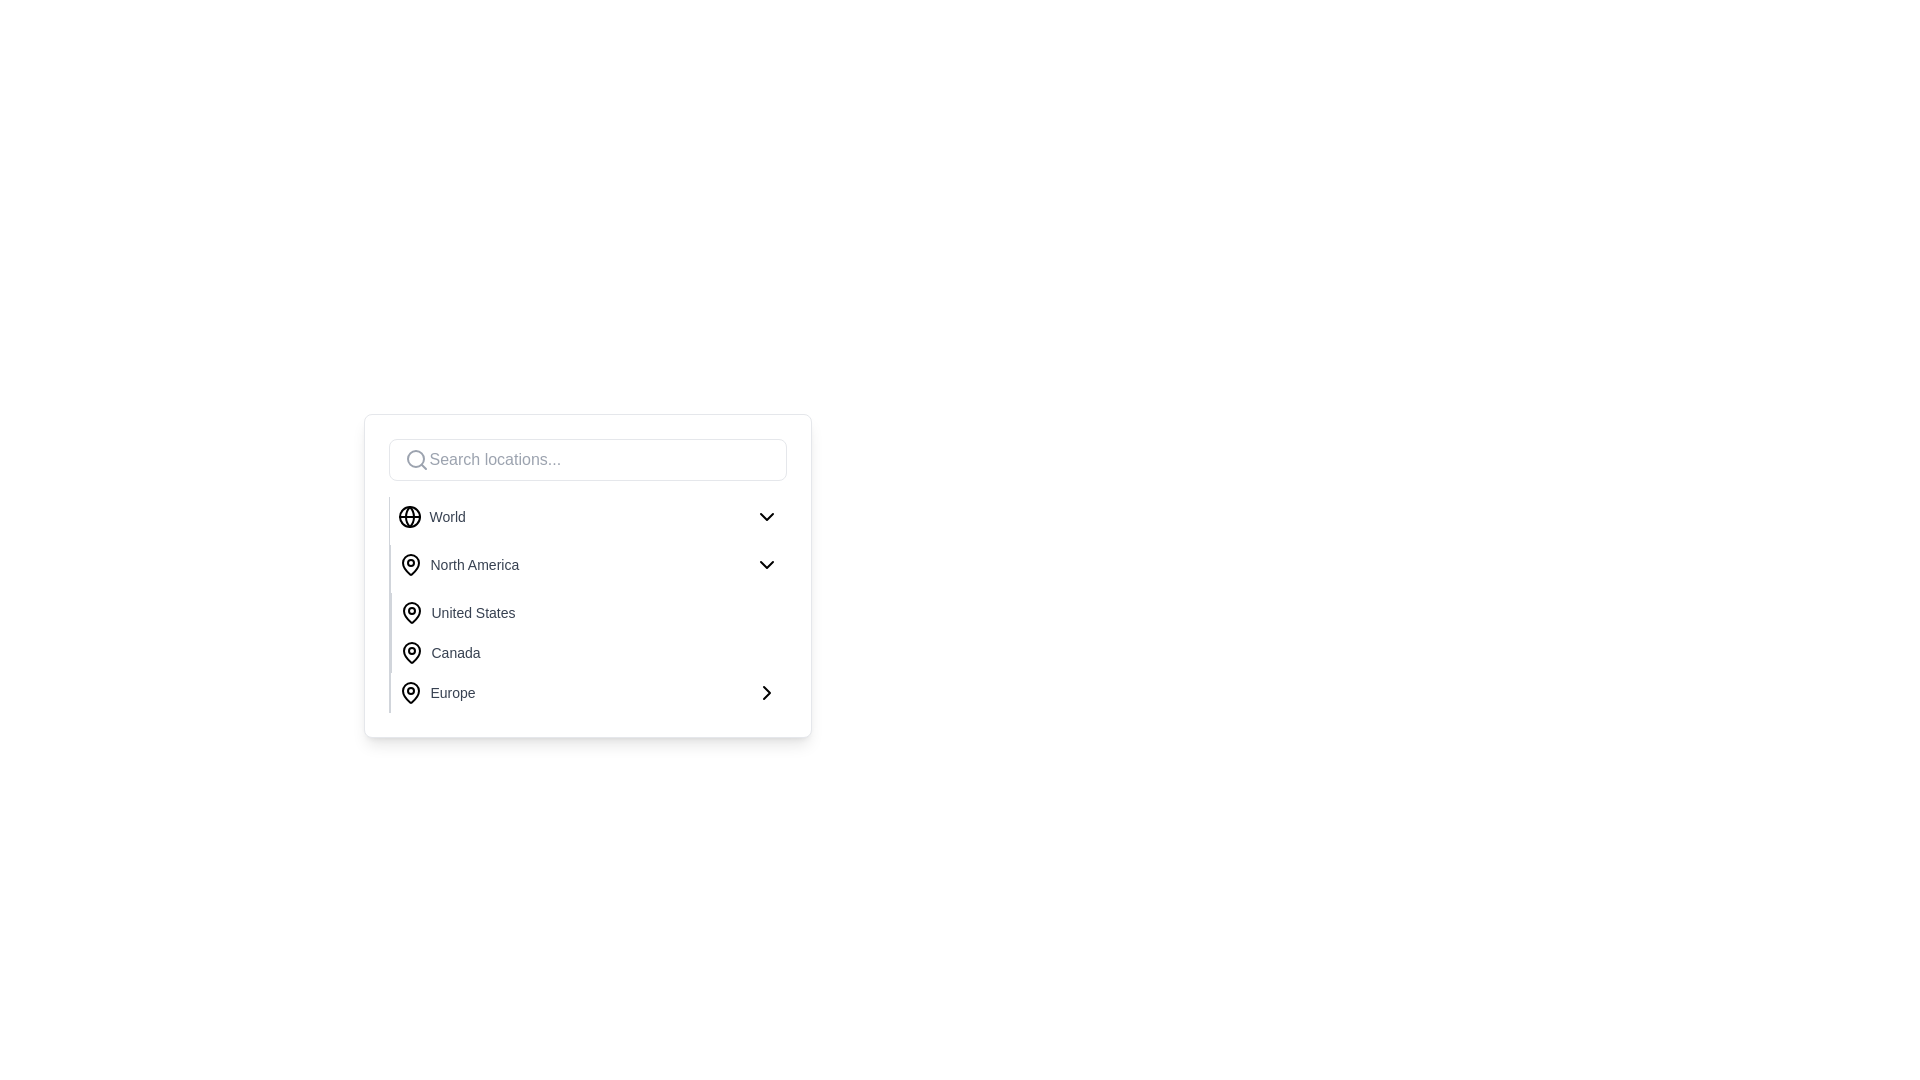 This screenshot has width=1920, height=1080. I want to click on the right-facing chevron icon located in the dropdown menu, adjacent to the 'Europe' option, so click(765, 692).